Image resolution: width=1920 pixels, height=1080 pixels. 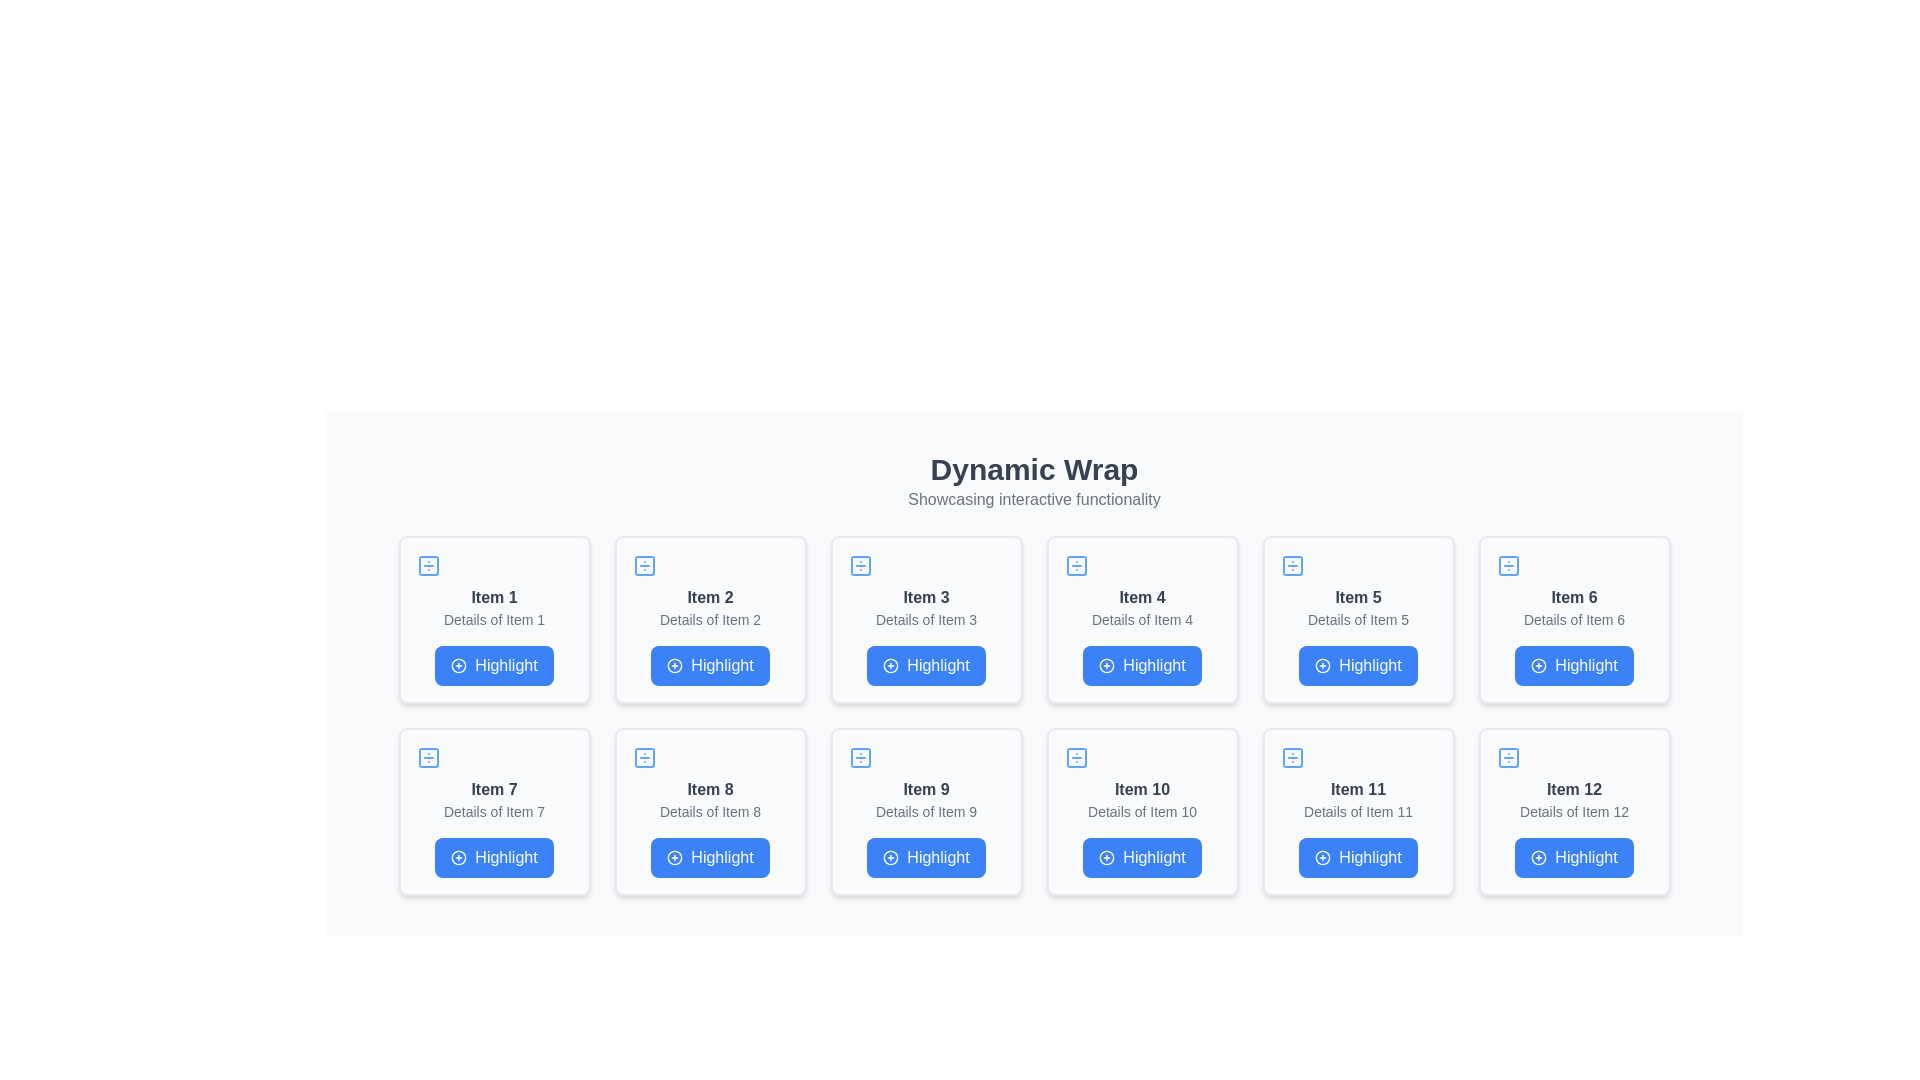 I want to click on the visual indicator or decorative component located at the top-left area of the 'Item 5' card, just below the main title and above the 'Highlight' button, so click(x=1292, y=566).